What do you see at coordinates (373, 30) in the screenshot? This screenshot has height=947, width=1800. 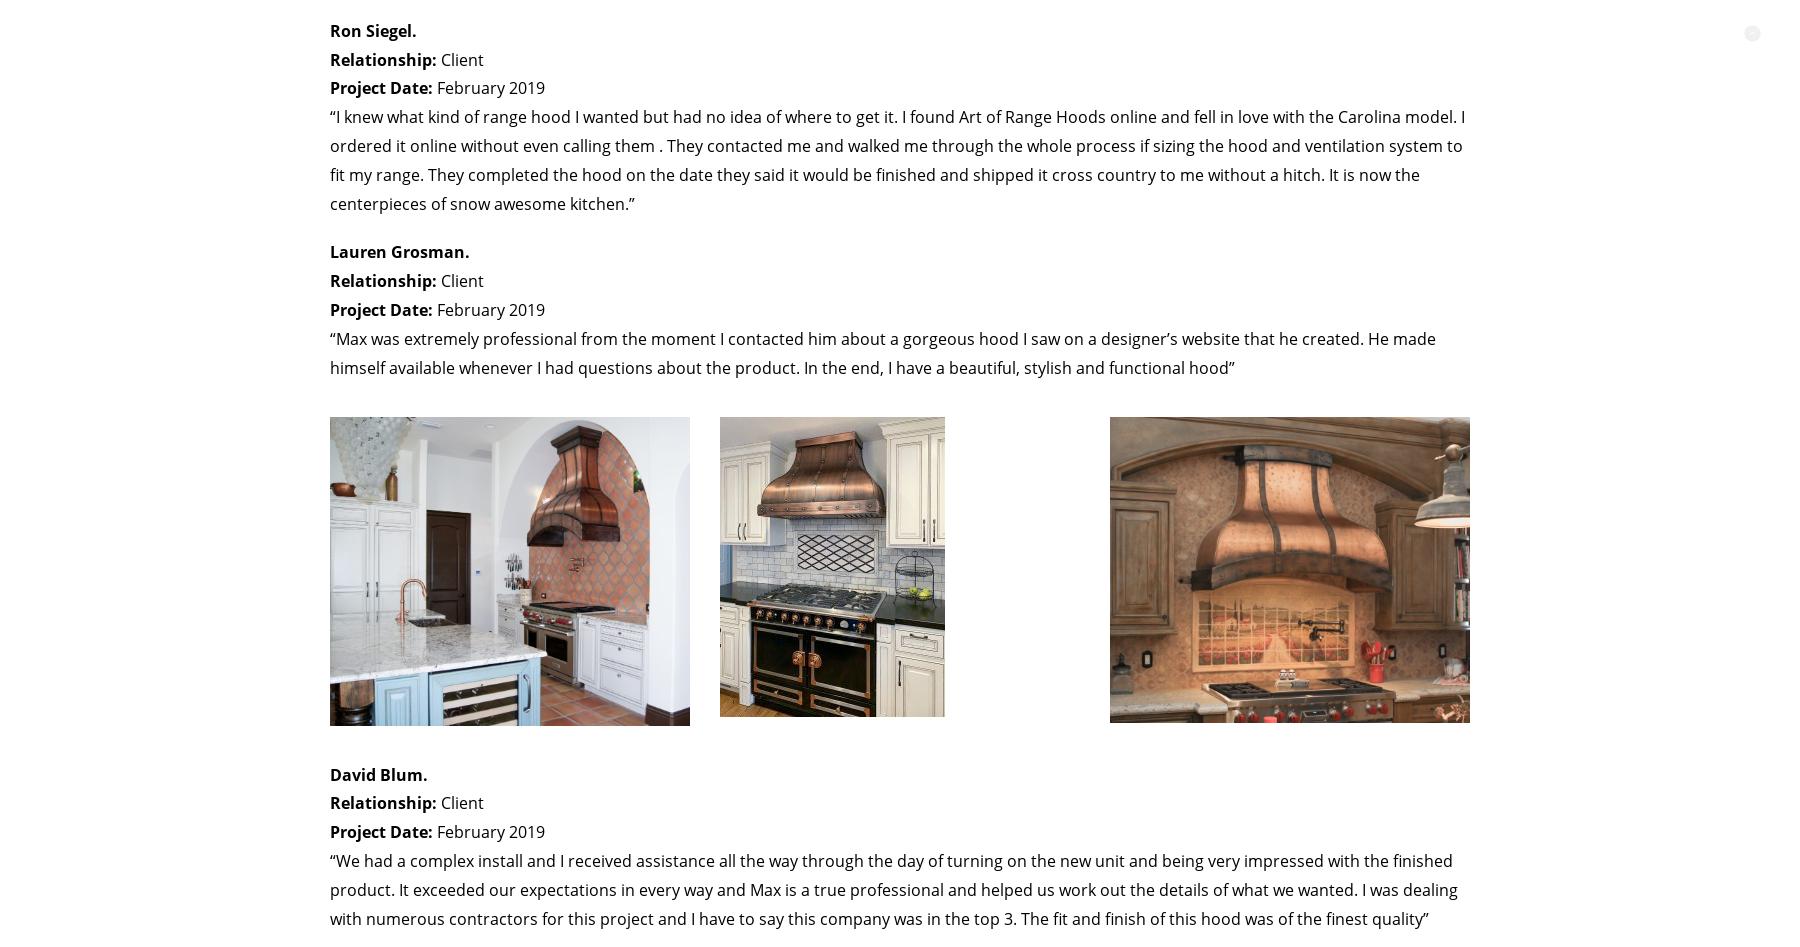 I see `'Ron Siegel.'` at bounding box center [373, 30].